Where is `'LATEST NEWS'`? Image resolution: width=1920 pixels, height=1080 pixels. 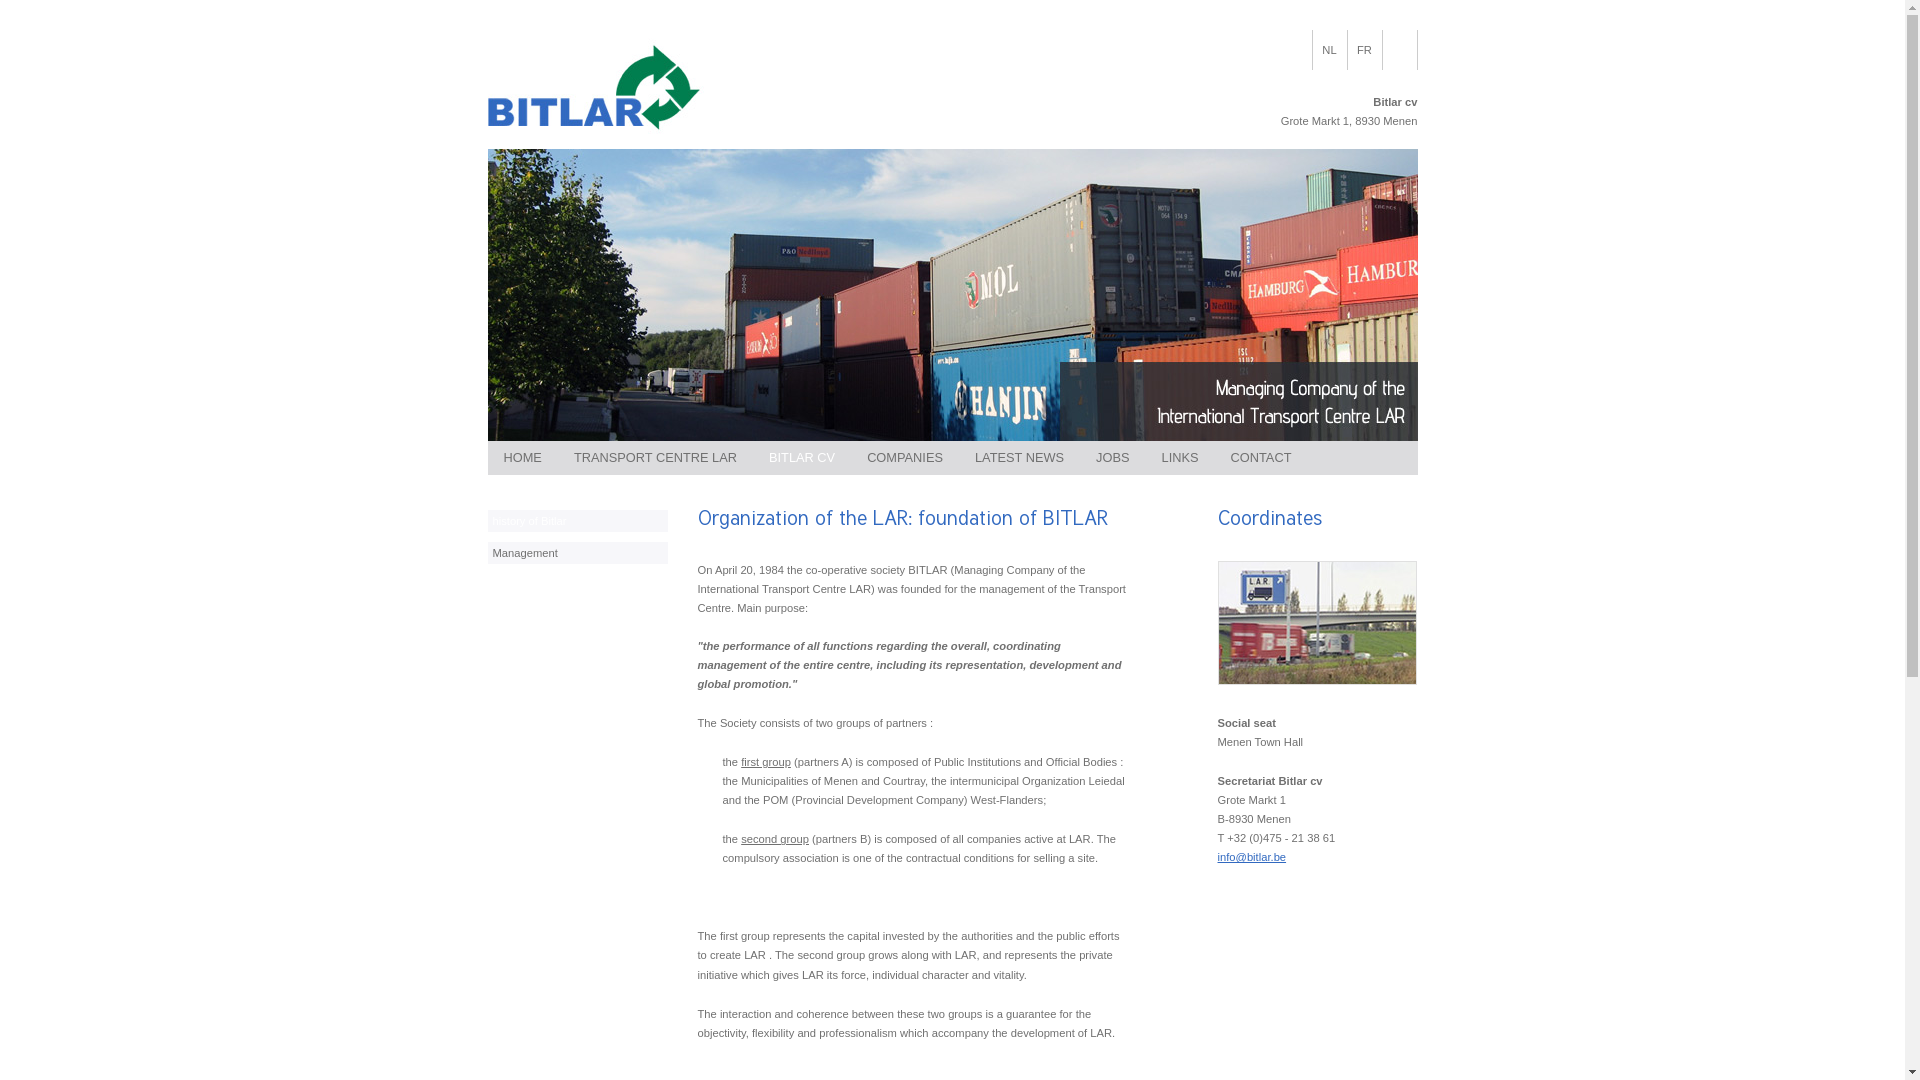
'LATEST NEWS' is located at coordinates (1019, 458).